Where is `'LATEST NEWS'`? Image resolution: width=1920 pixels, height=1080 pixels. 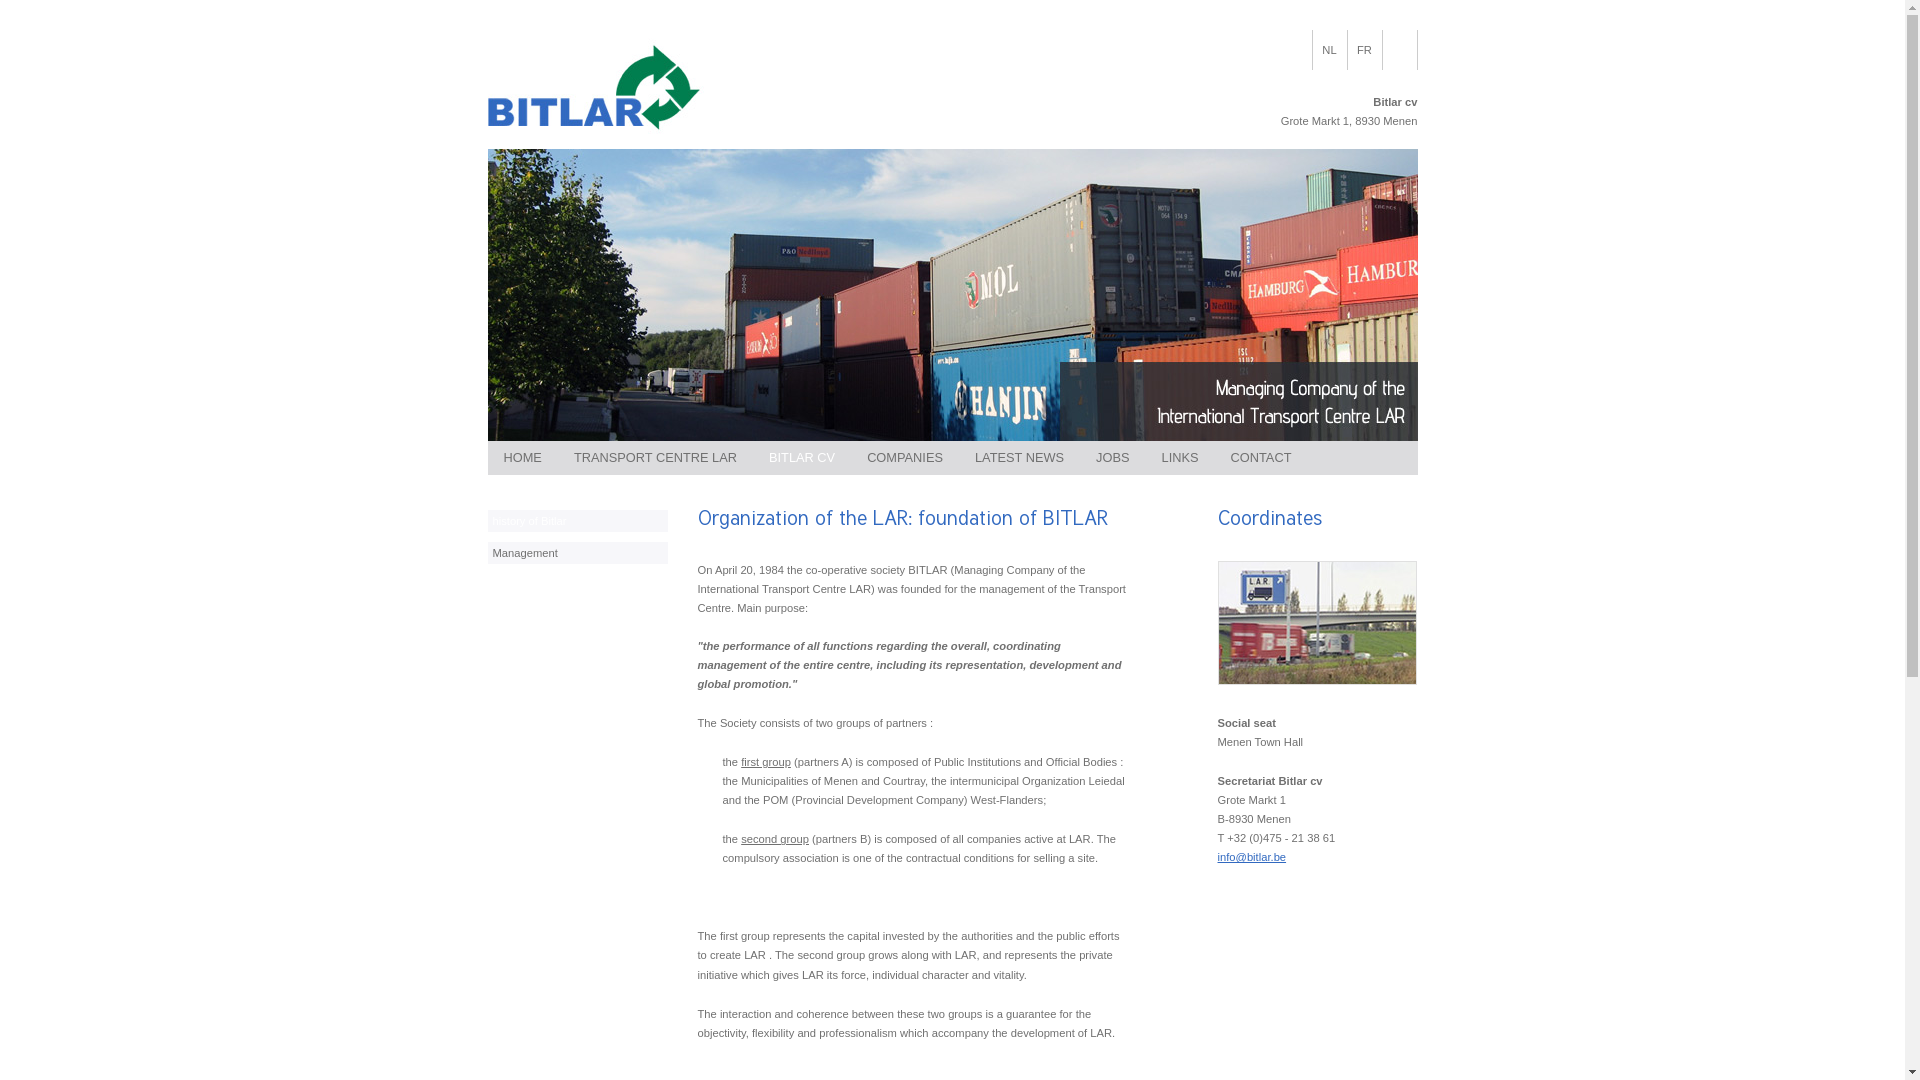
'LATEST NEWS' is located at coordinates (1019, 458).